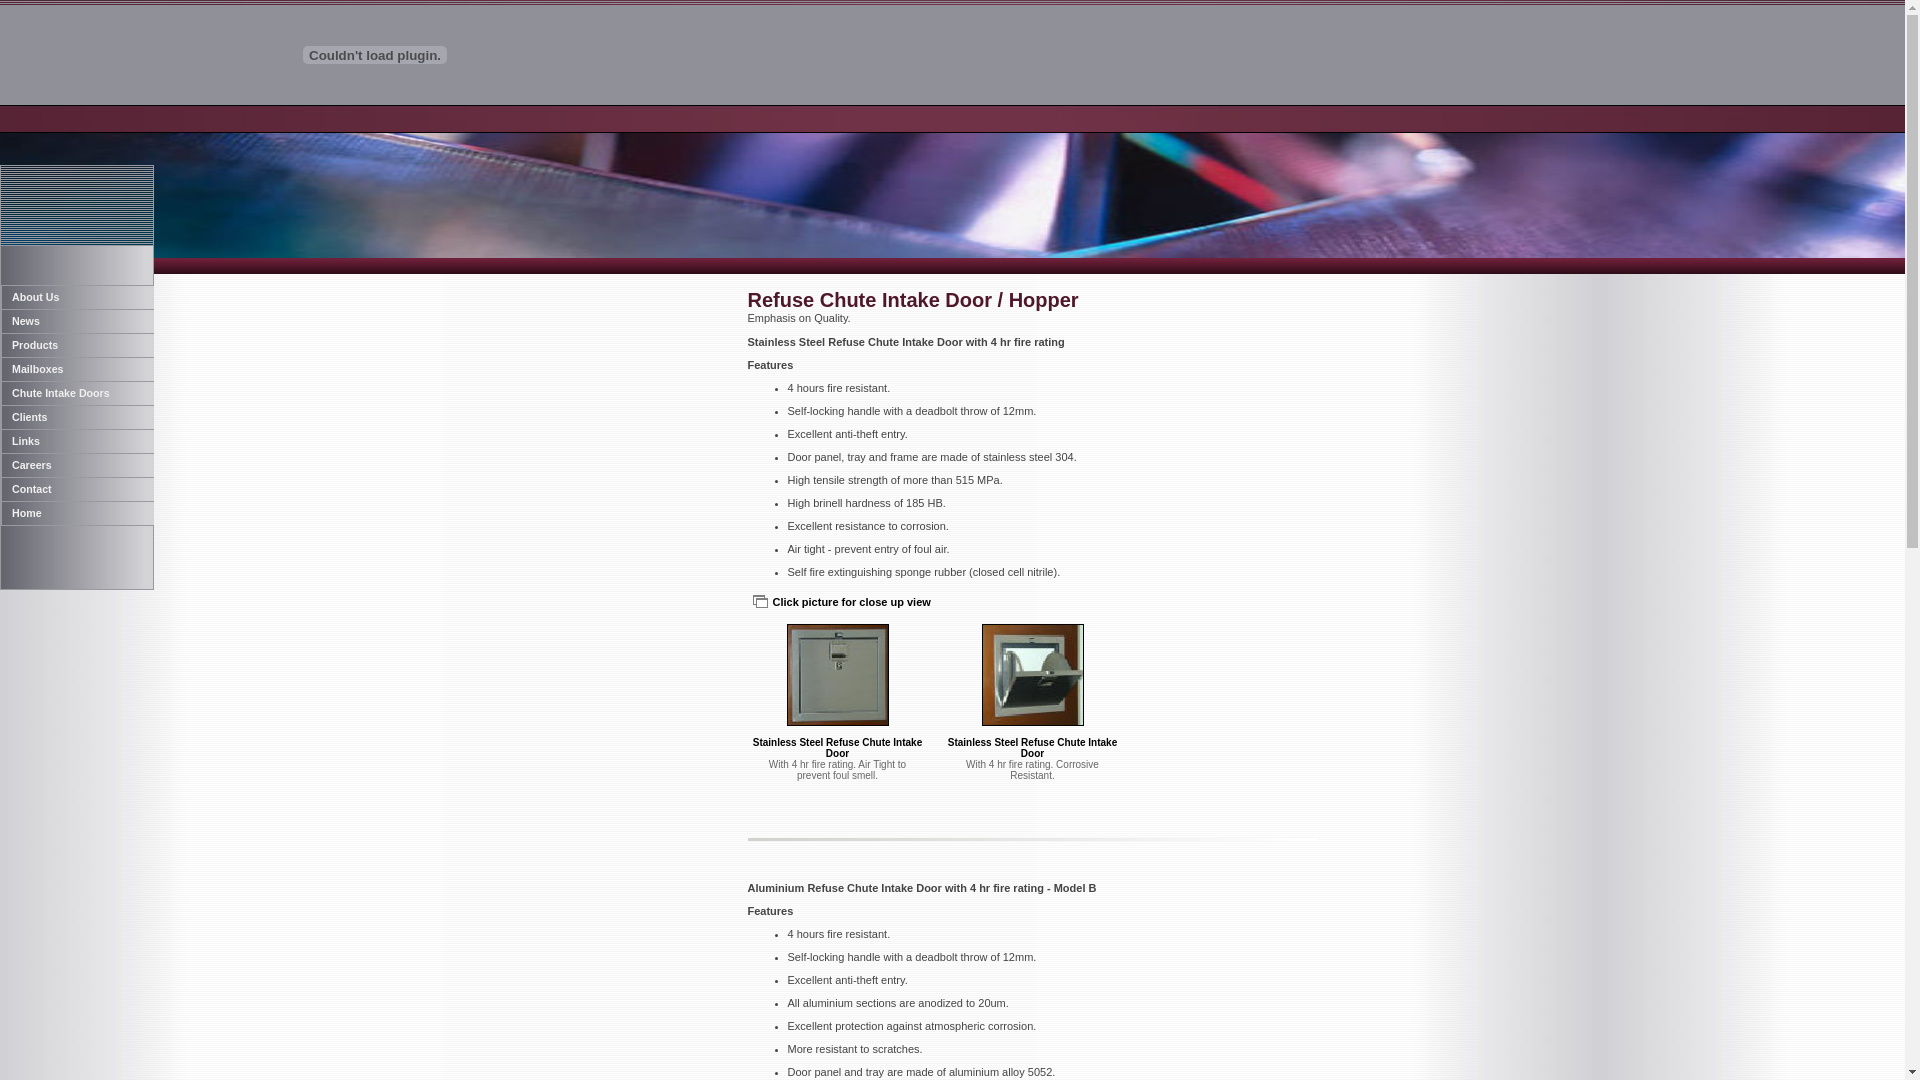  What do you see at coordinates (76, 439) in the screenshot?
I see `'Links'` at bounding box center [76, 439].